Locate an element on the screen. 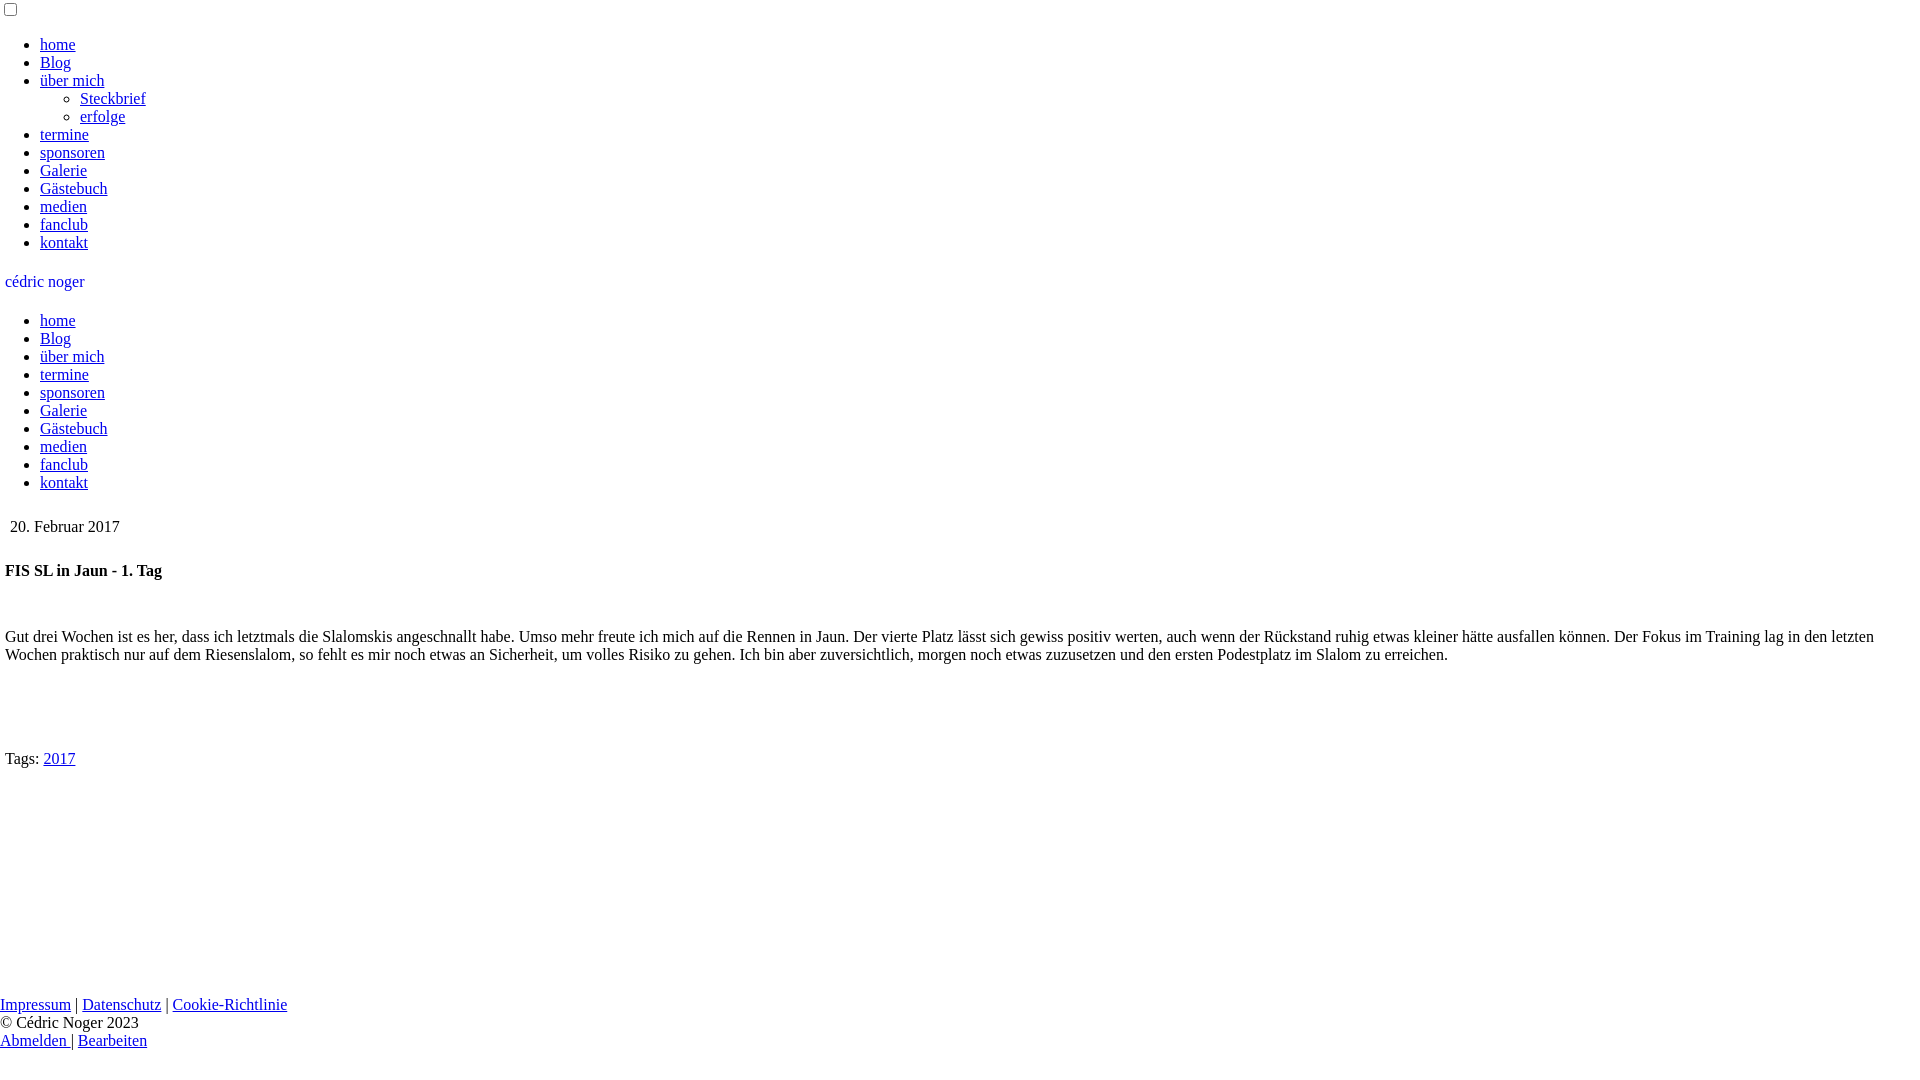 This screenshot has width=1920, height=1080. 'Blog' is located at coordinates (55, 337).